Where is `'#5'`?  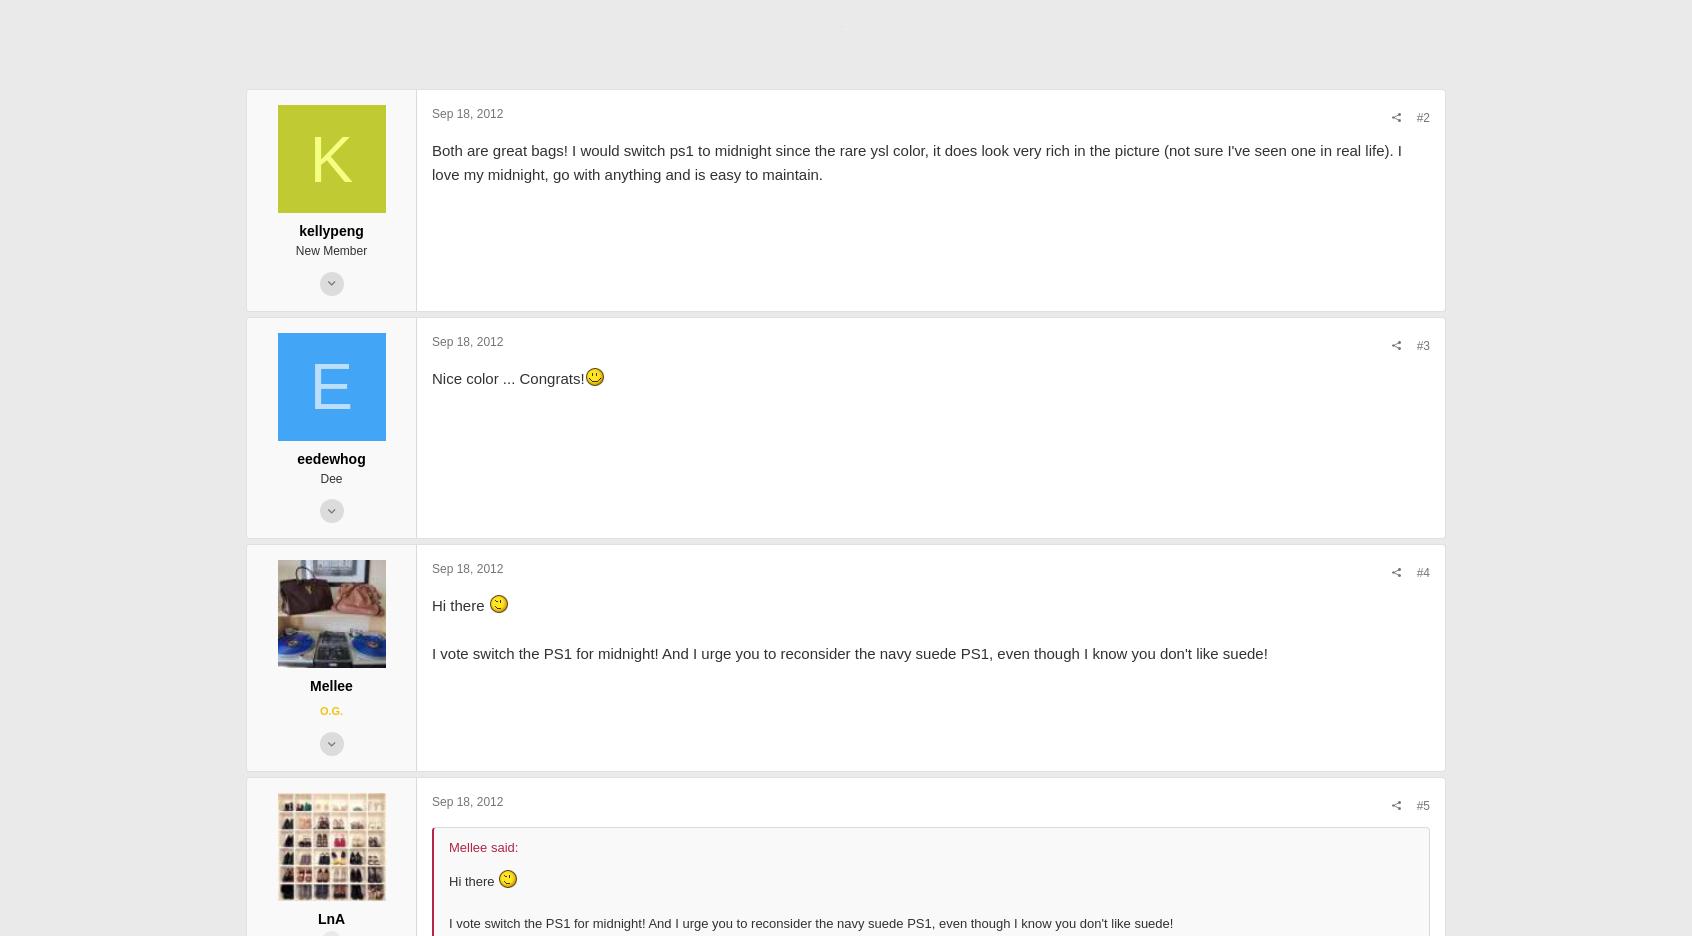 '#5' is located at coordinates (1107, 902).